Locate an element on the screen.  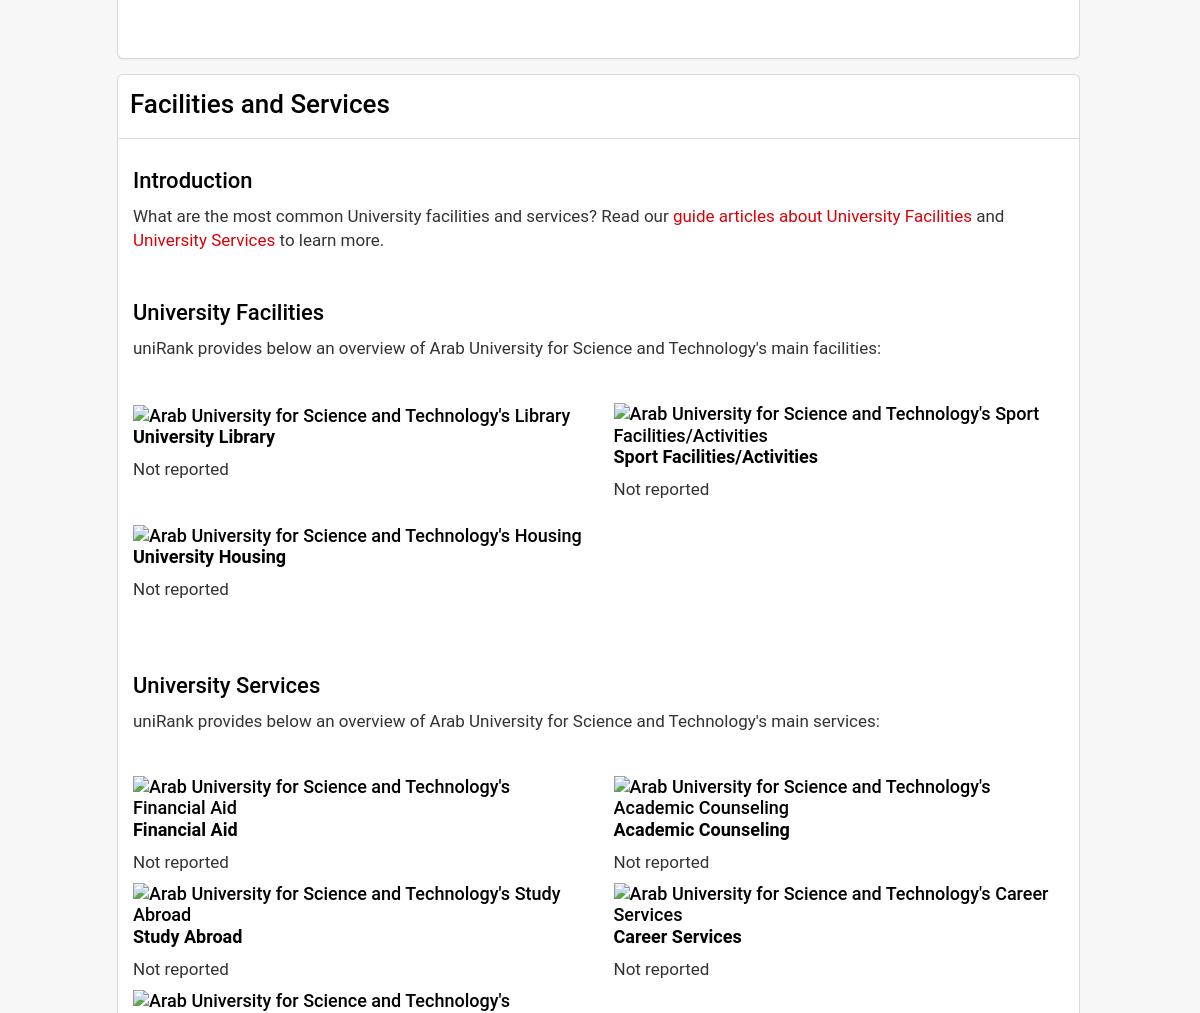
'University Library' is located at coordinates (203, 435).